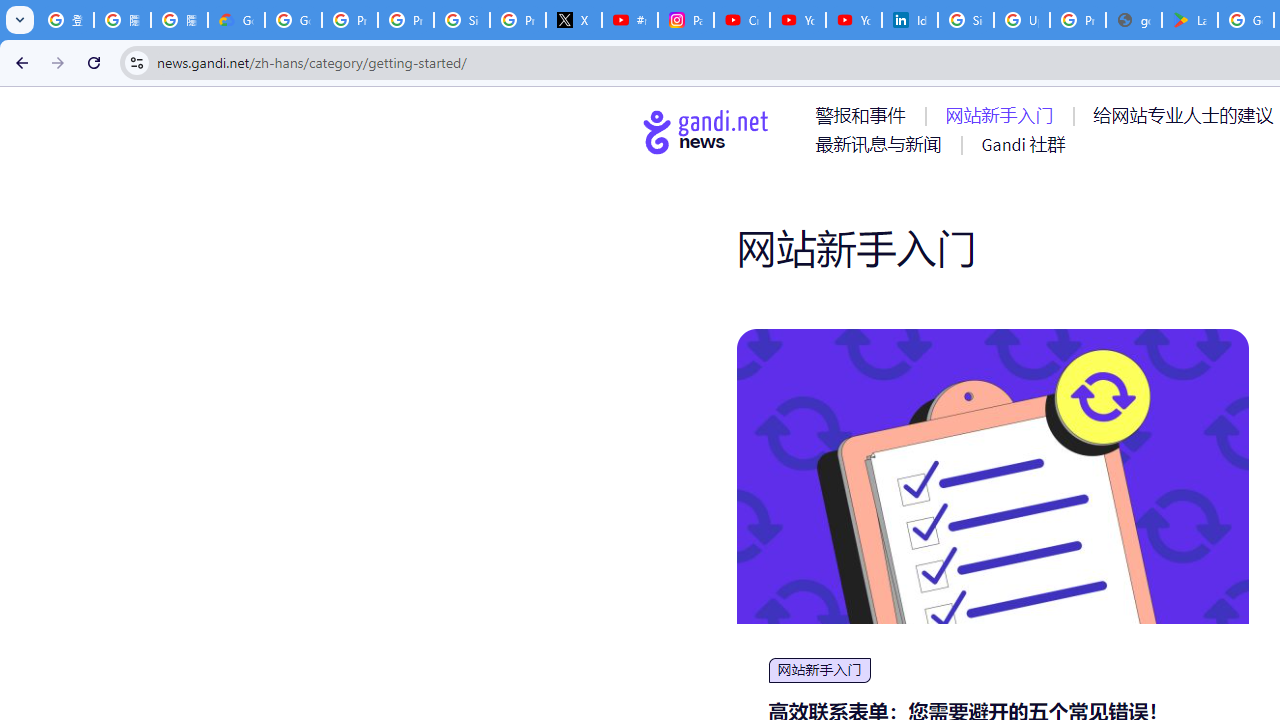 This screenshot has width=1280, height=720. I want to click on 'YouTube Culture & Trends - YouTube Top 10, 2021', so click(853, 20).